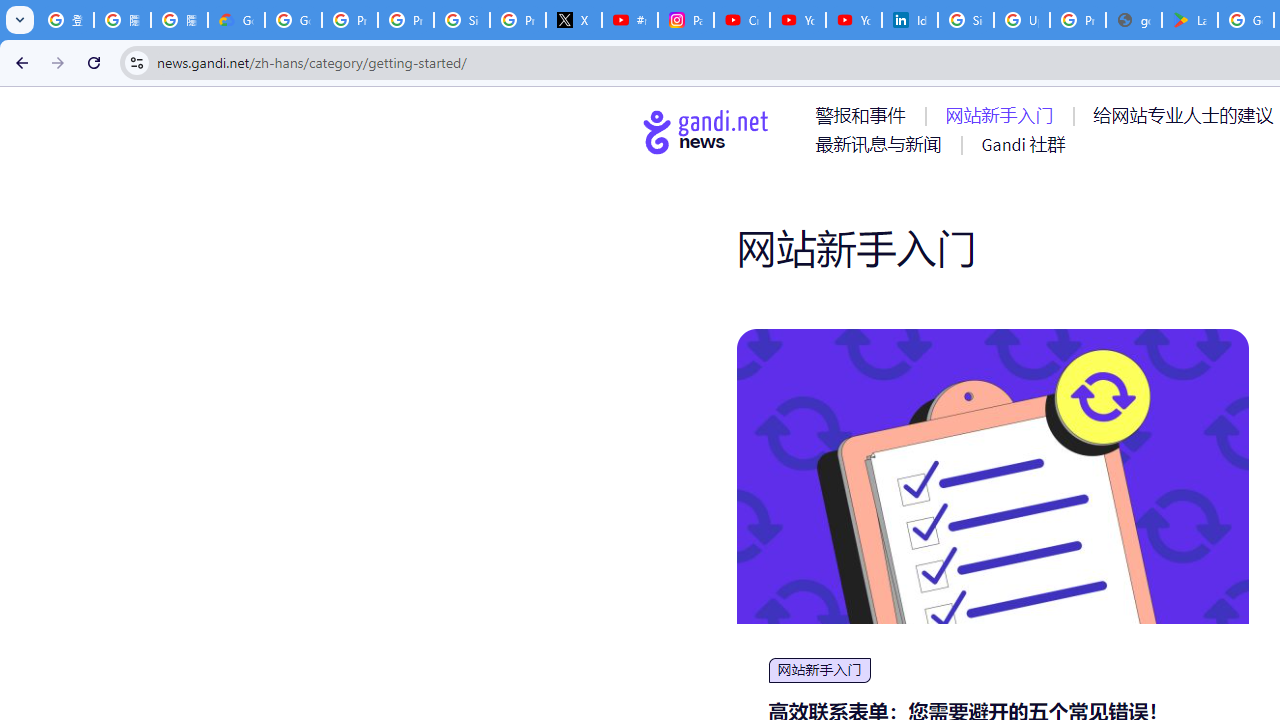 This screenshot has width=1280, height=720. I want to click on 'YouTube Culture & Trends - YouTube Top 10, 2021', so click(853, 20).